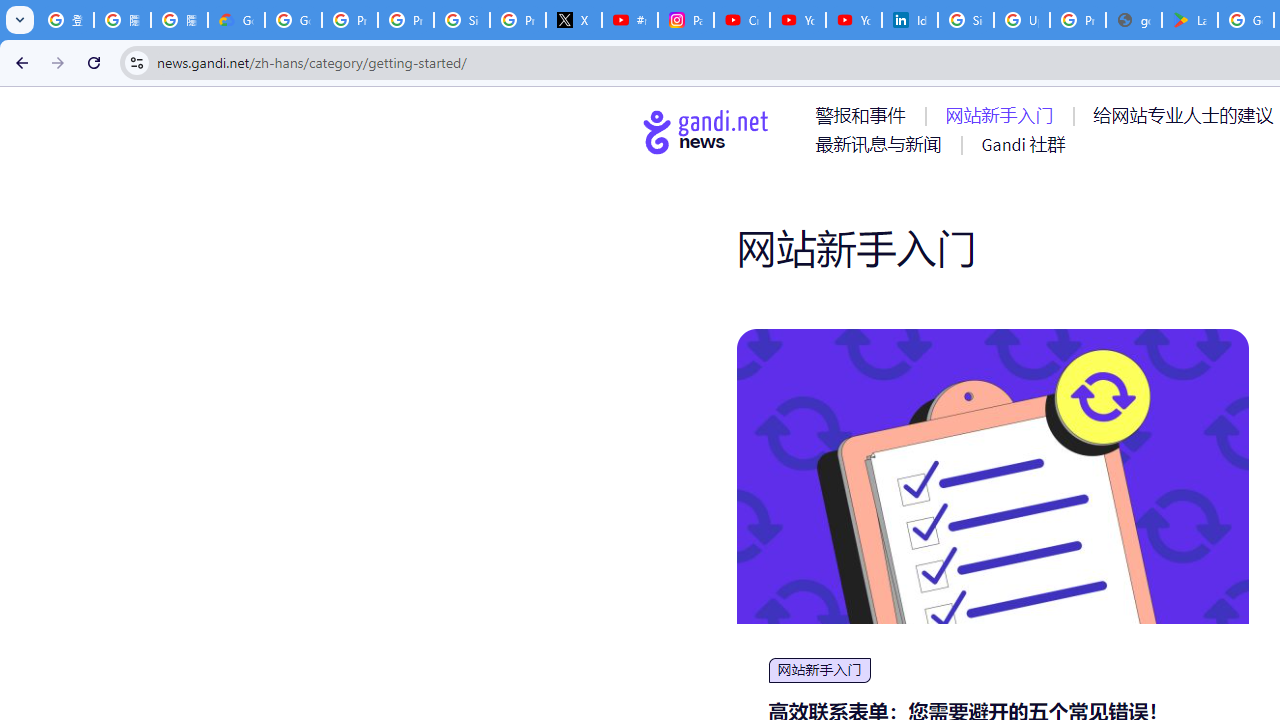 This screenshot has width=1280, height=720. I want to click on 'YouTube Culture & Trends - YouTube Top 10, 2021', so click(853, 20).